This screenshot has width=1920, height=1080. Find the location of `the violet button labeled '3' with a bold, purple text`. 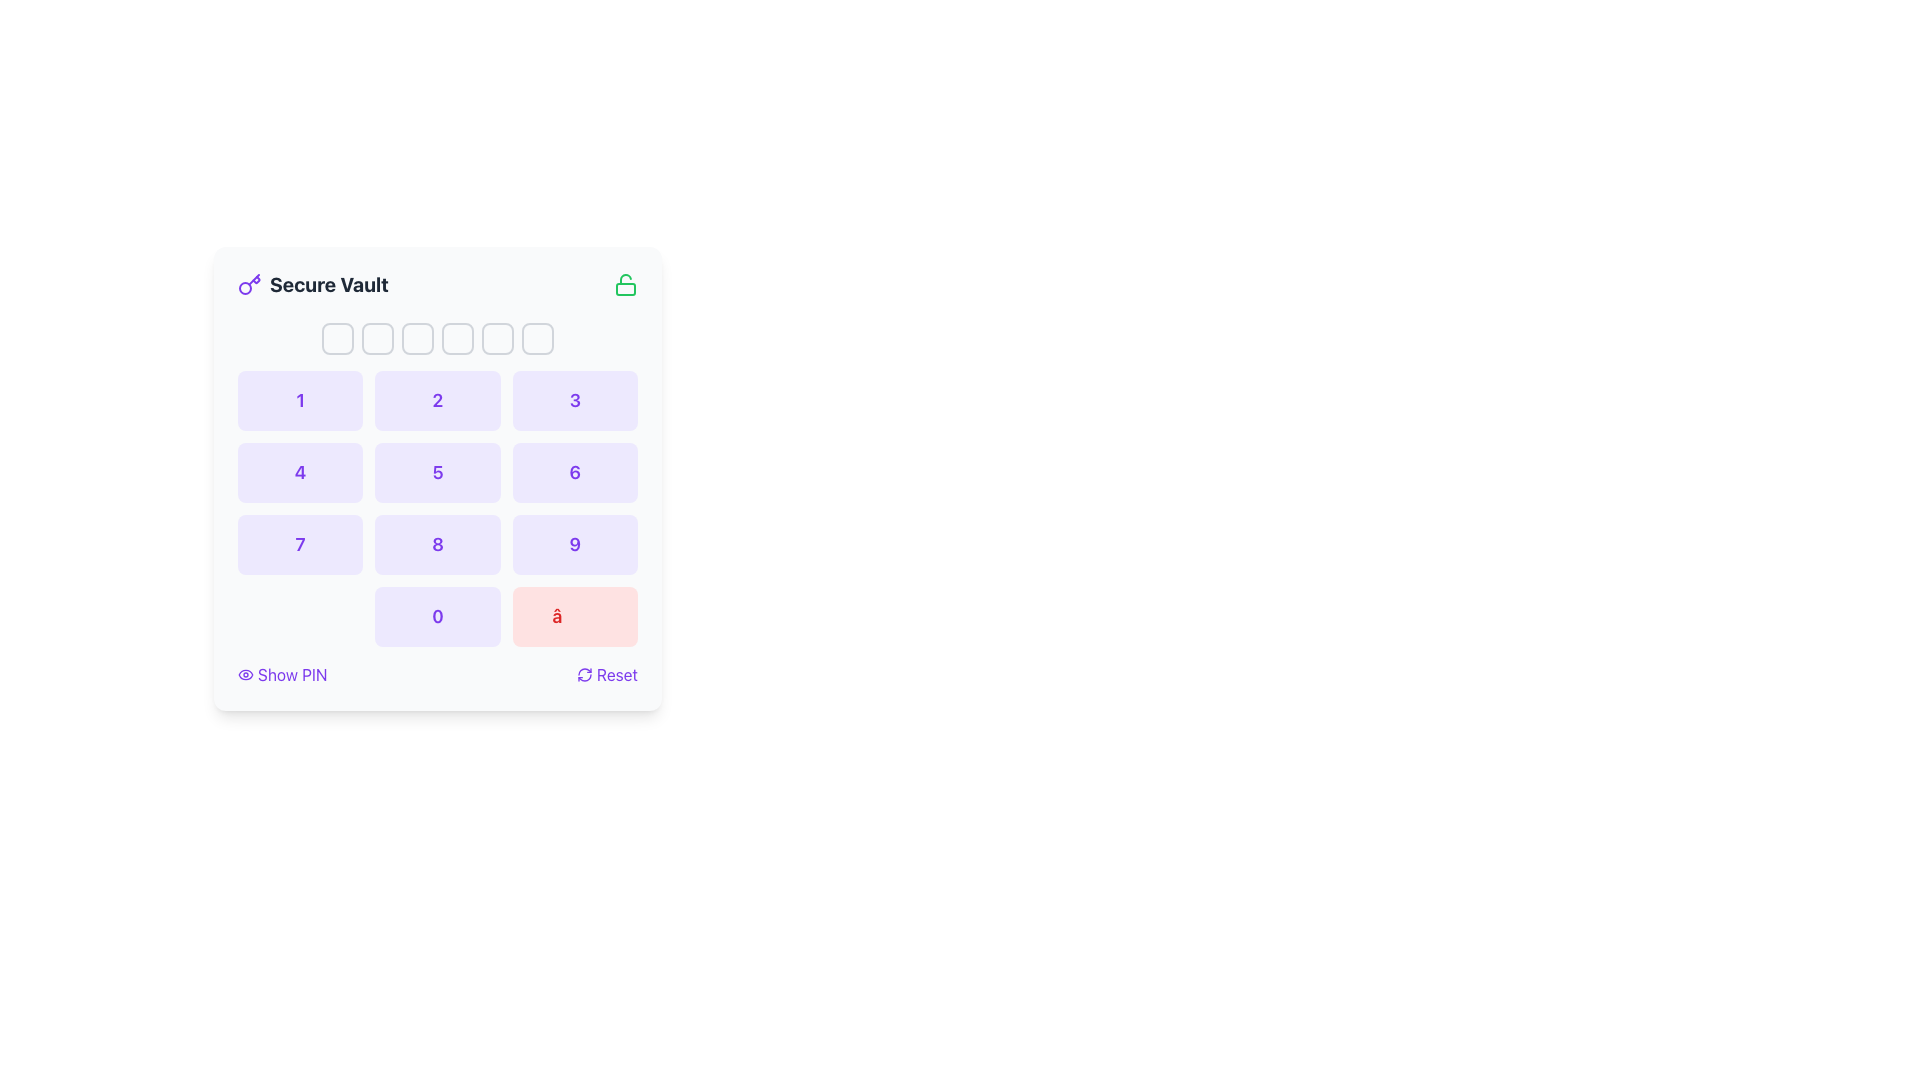

the violet button labeled '3' with a bold, purple text is located at coordinates (574, 401).